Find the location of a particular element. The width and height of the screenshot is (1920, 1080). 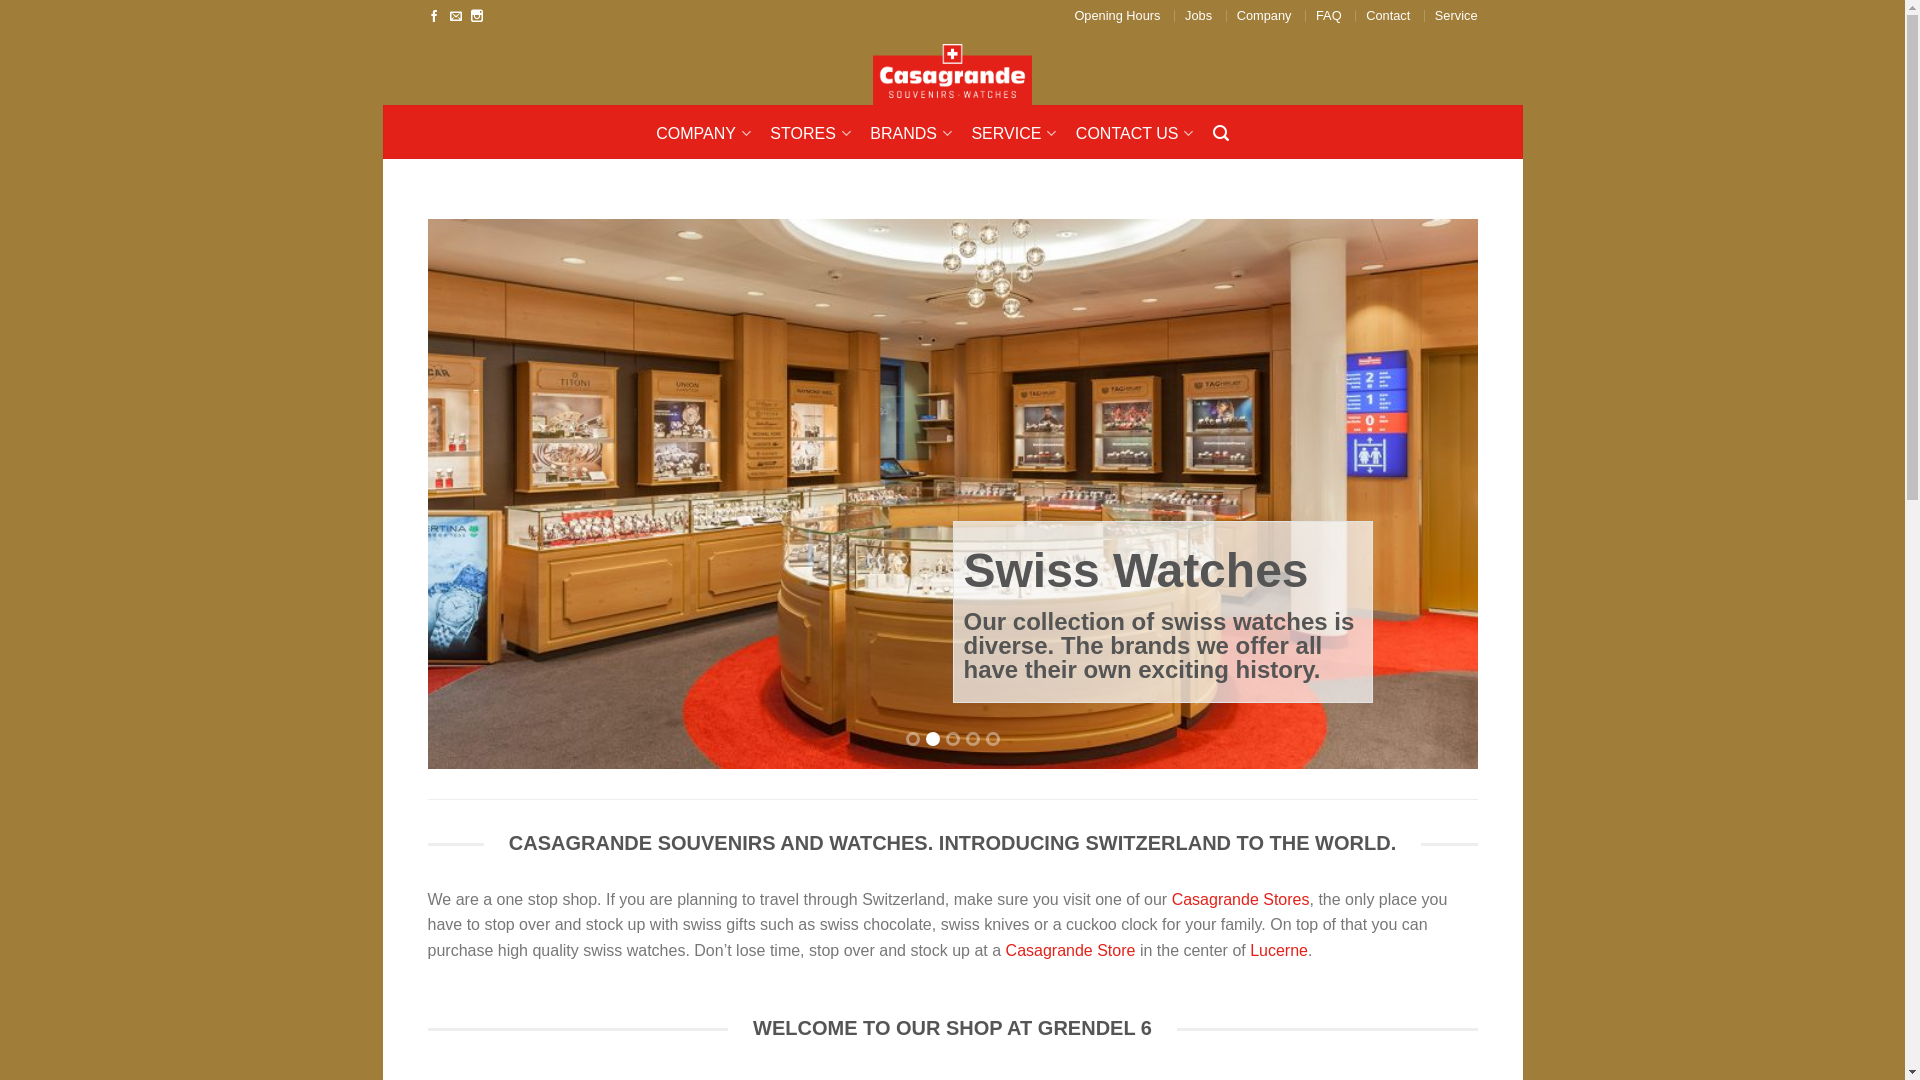

'CONTACT US' is located at coordinates (1142, 133).